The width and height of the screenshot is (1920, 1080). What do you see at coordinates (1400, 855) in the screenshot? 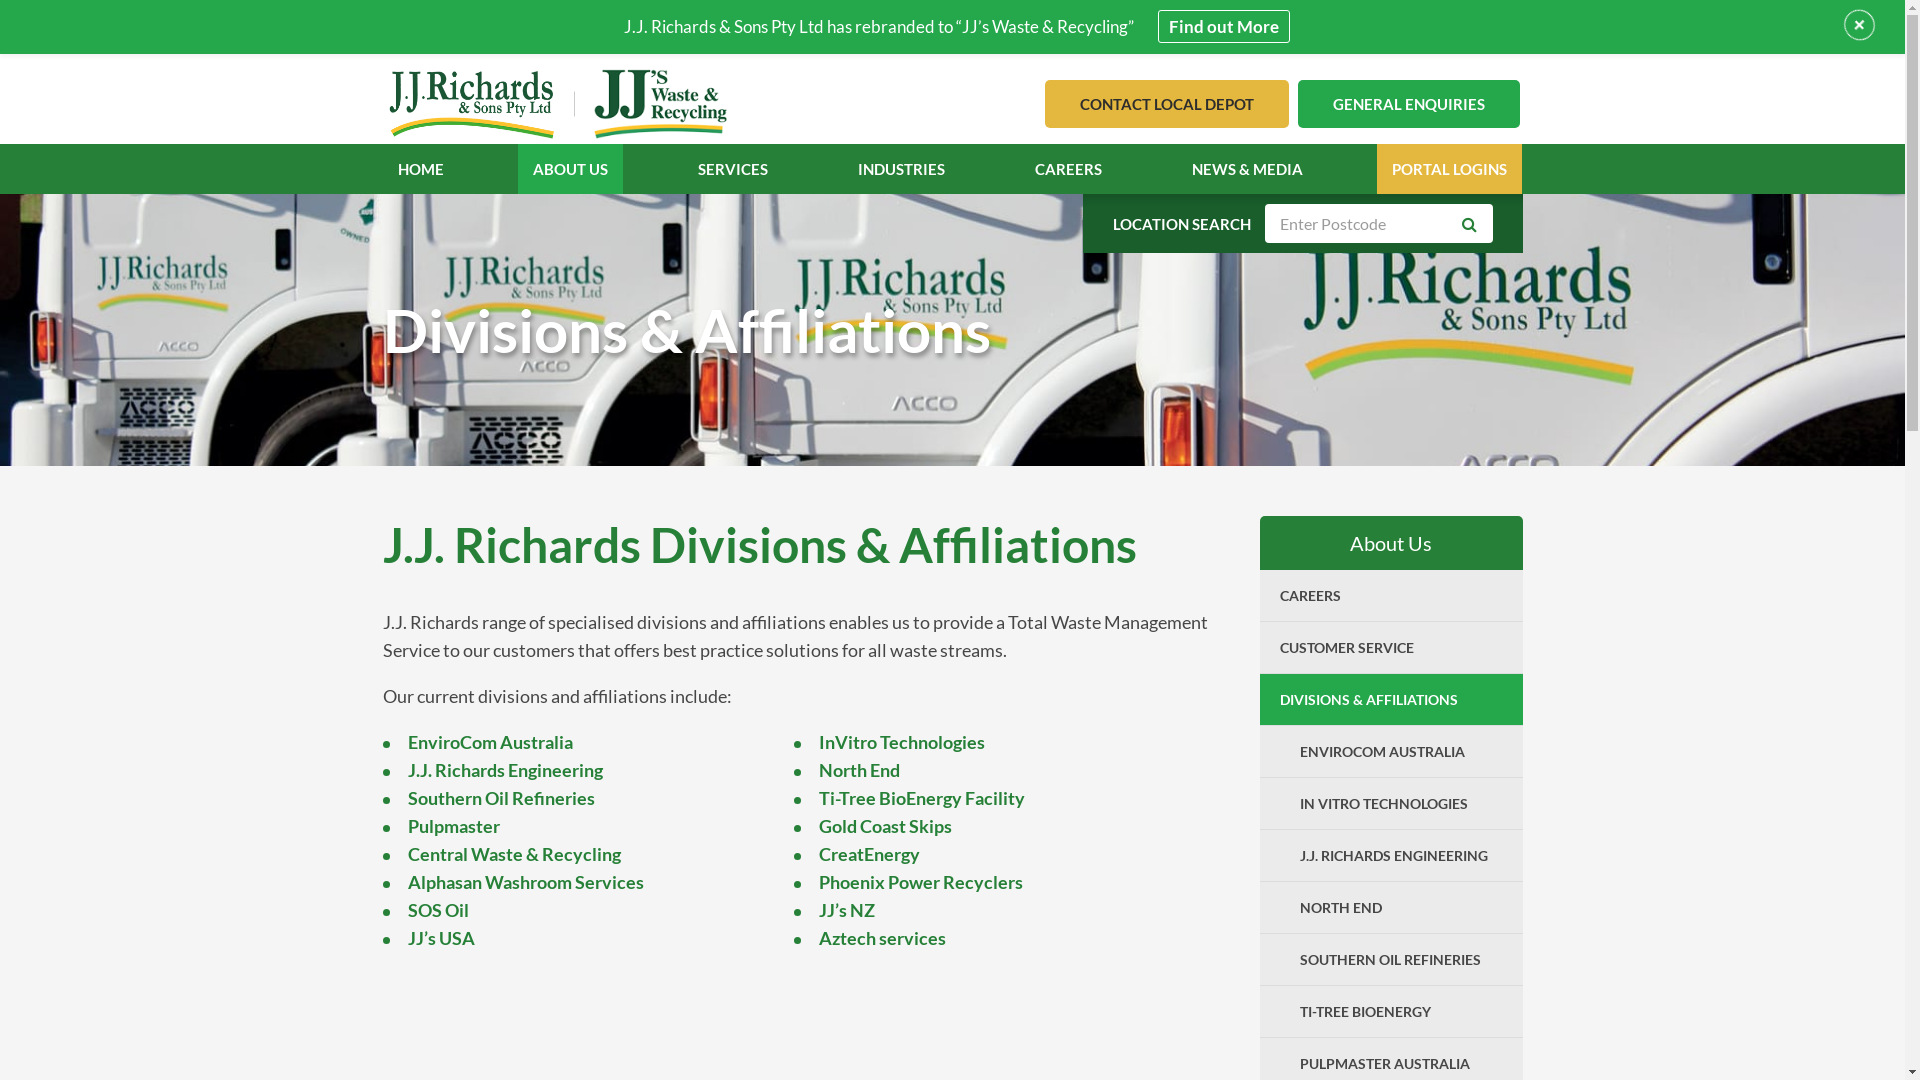
I see `'J.J. RICHARDS ENGINEERING'` at bounding box center [1400, 855].